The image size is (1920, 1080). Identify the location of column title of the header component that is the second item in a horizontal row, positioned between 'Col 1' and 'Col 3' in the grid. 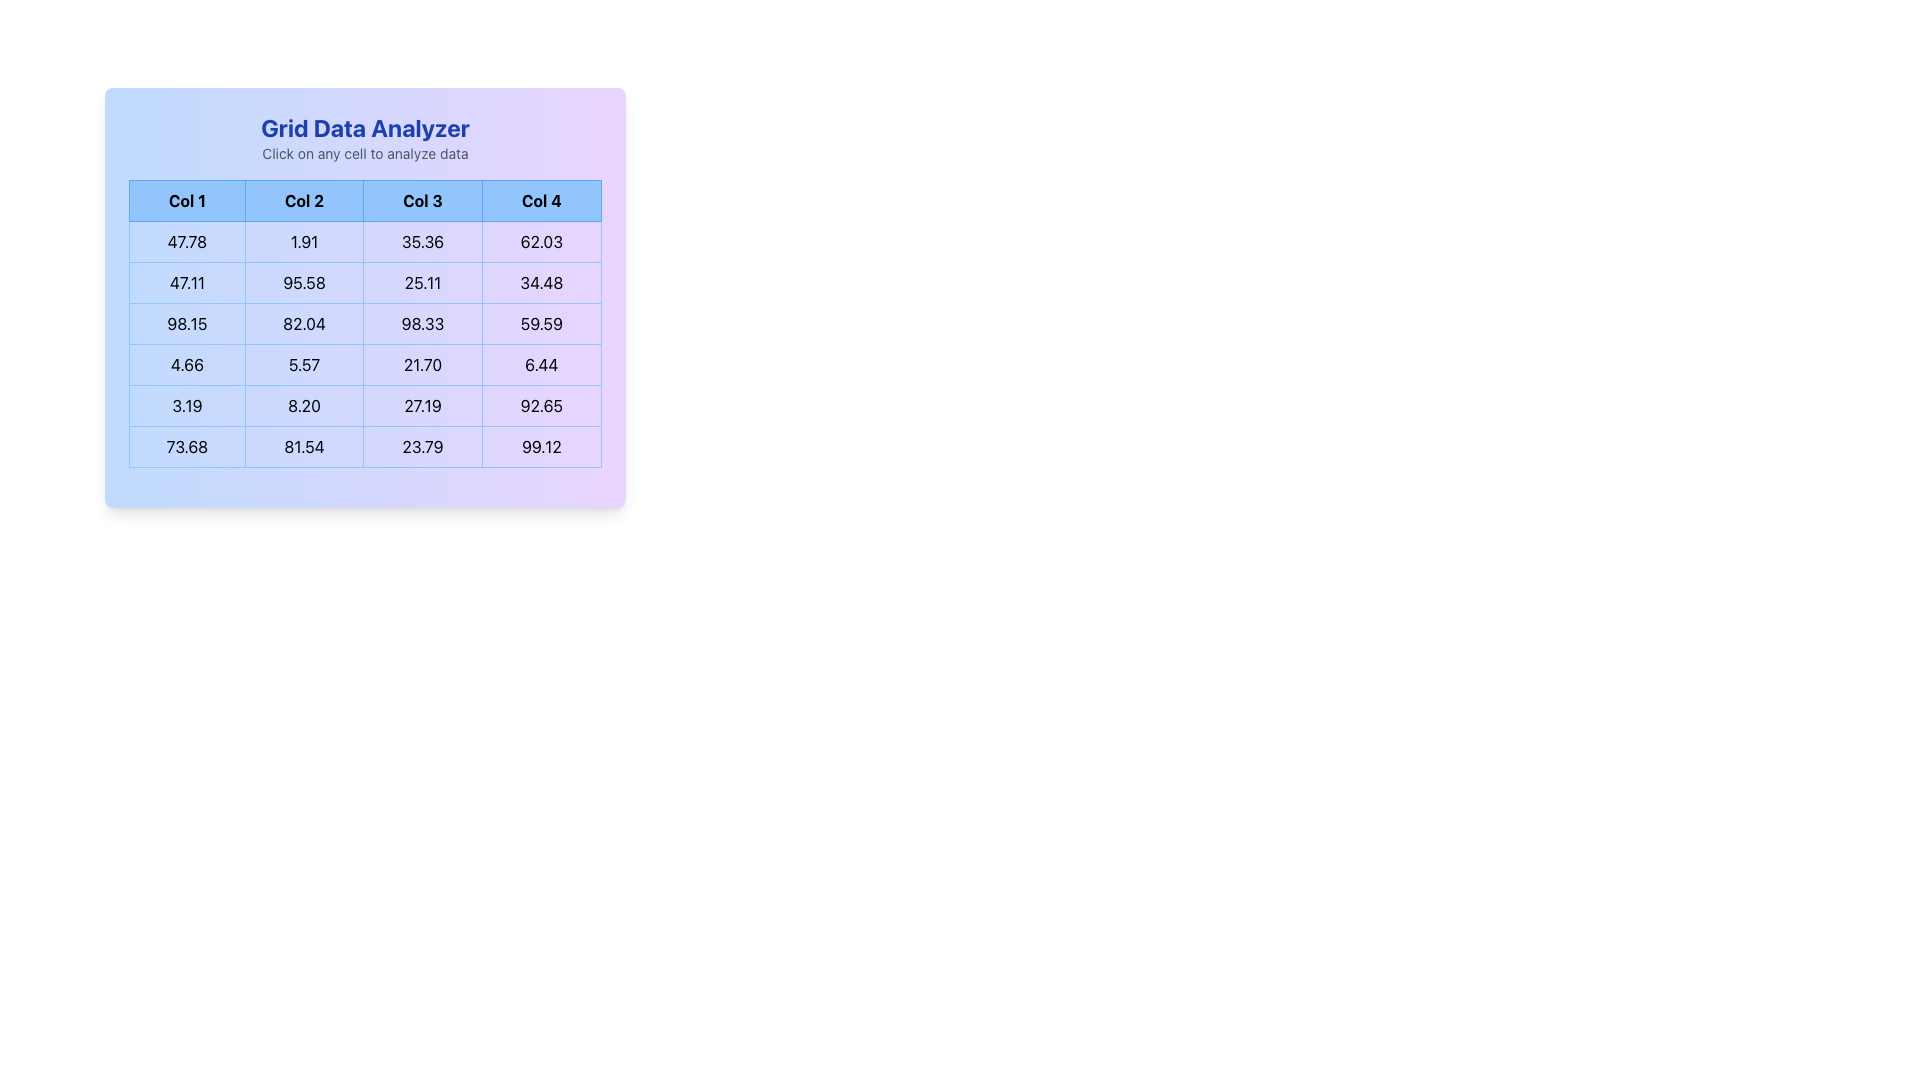
(303, 200).